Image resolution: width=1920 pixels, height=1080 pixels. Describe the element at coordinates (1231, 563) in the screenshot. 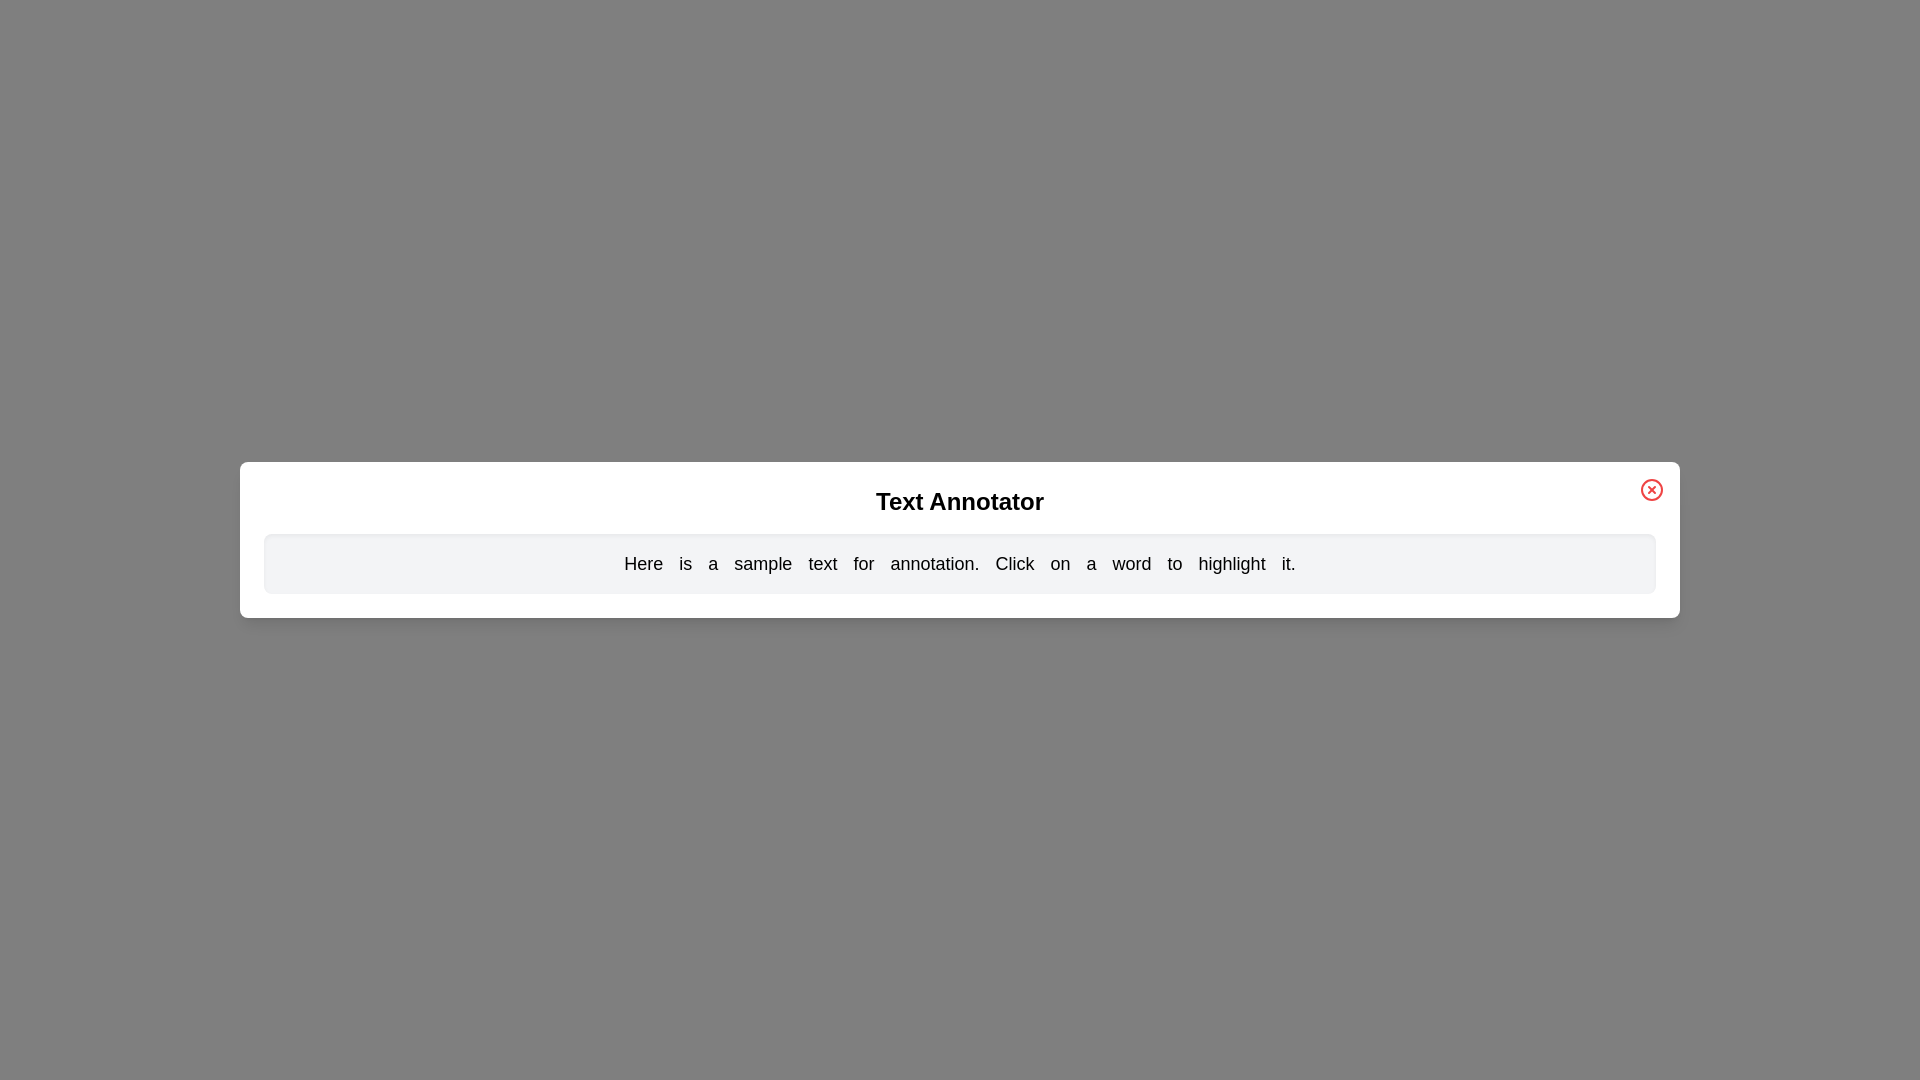

I see `the word 'highlight' to toggle its highlighting` at that location.